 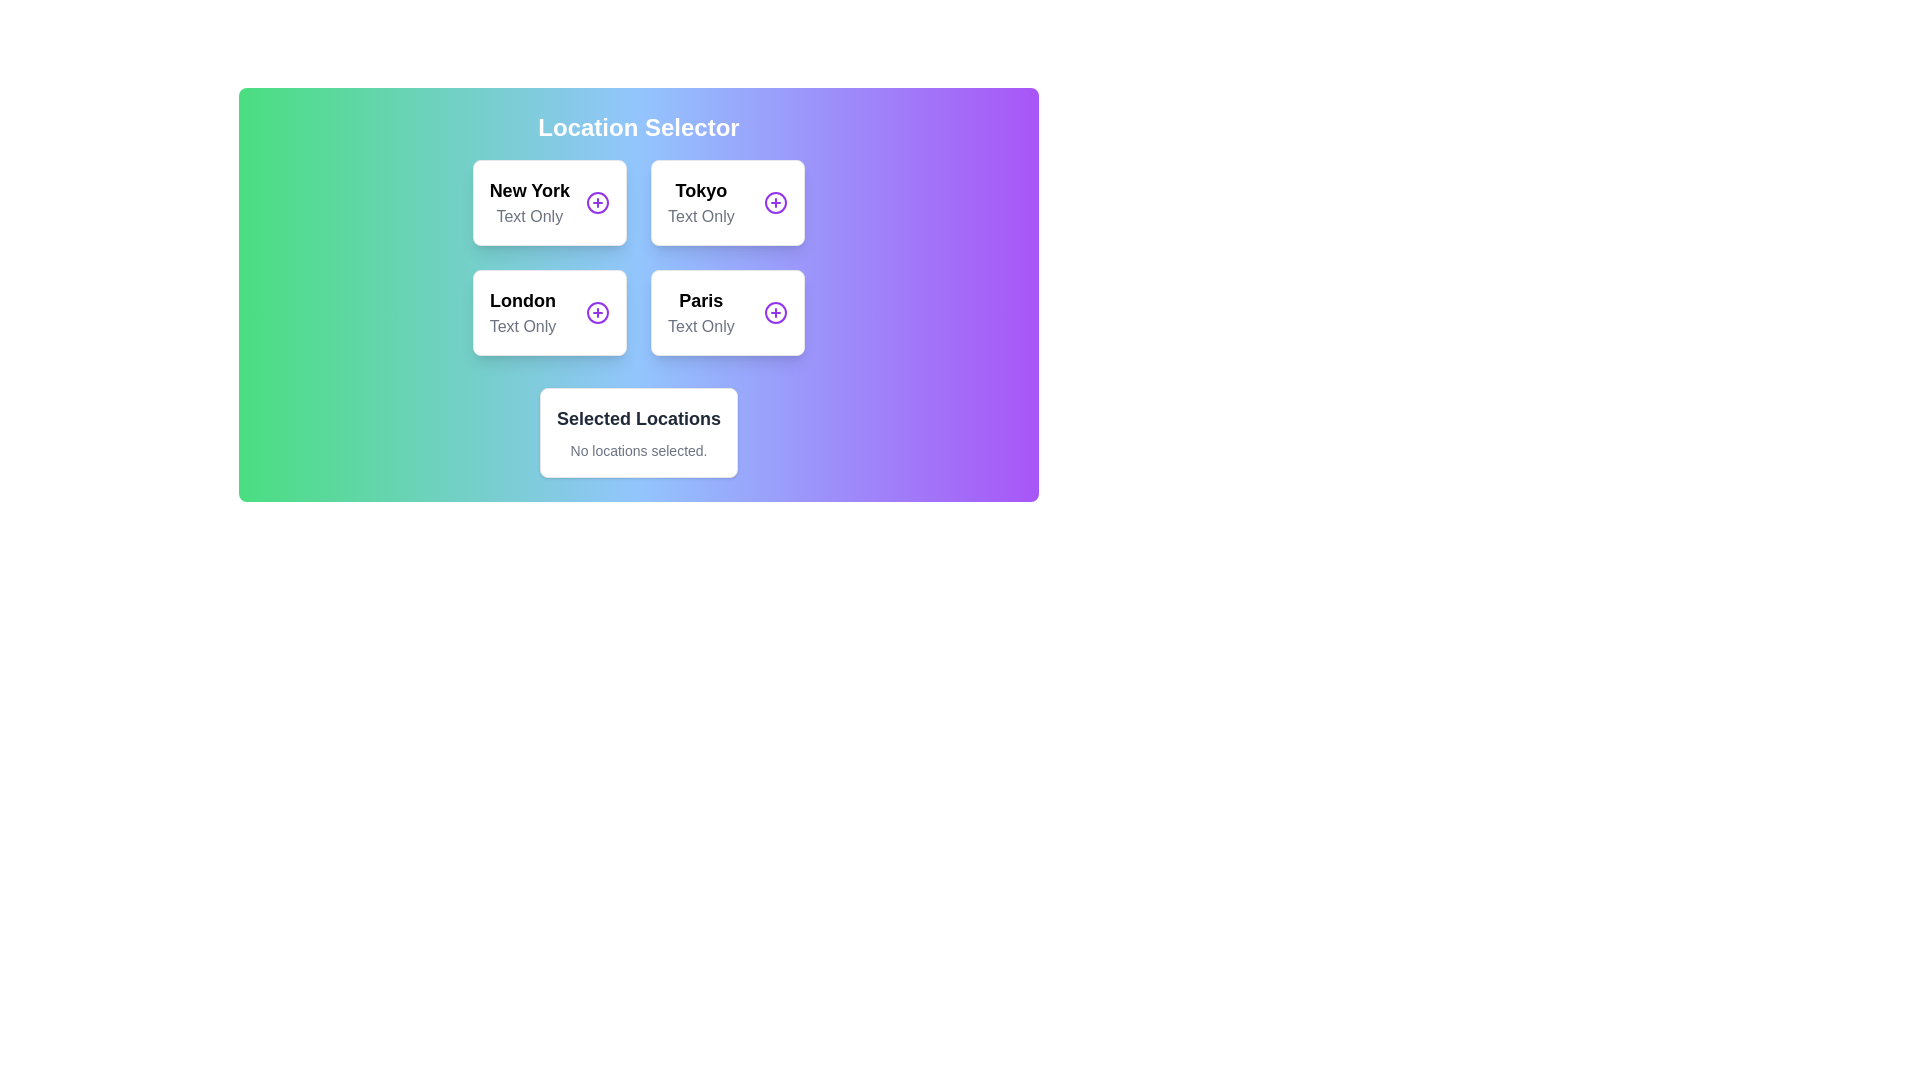 I want to click on the 'New York' interactive card located, so click(x=549, y=203).